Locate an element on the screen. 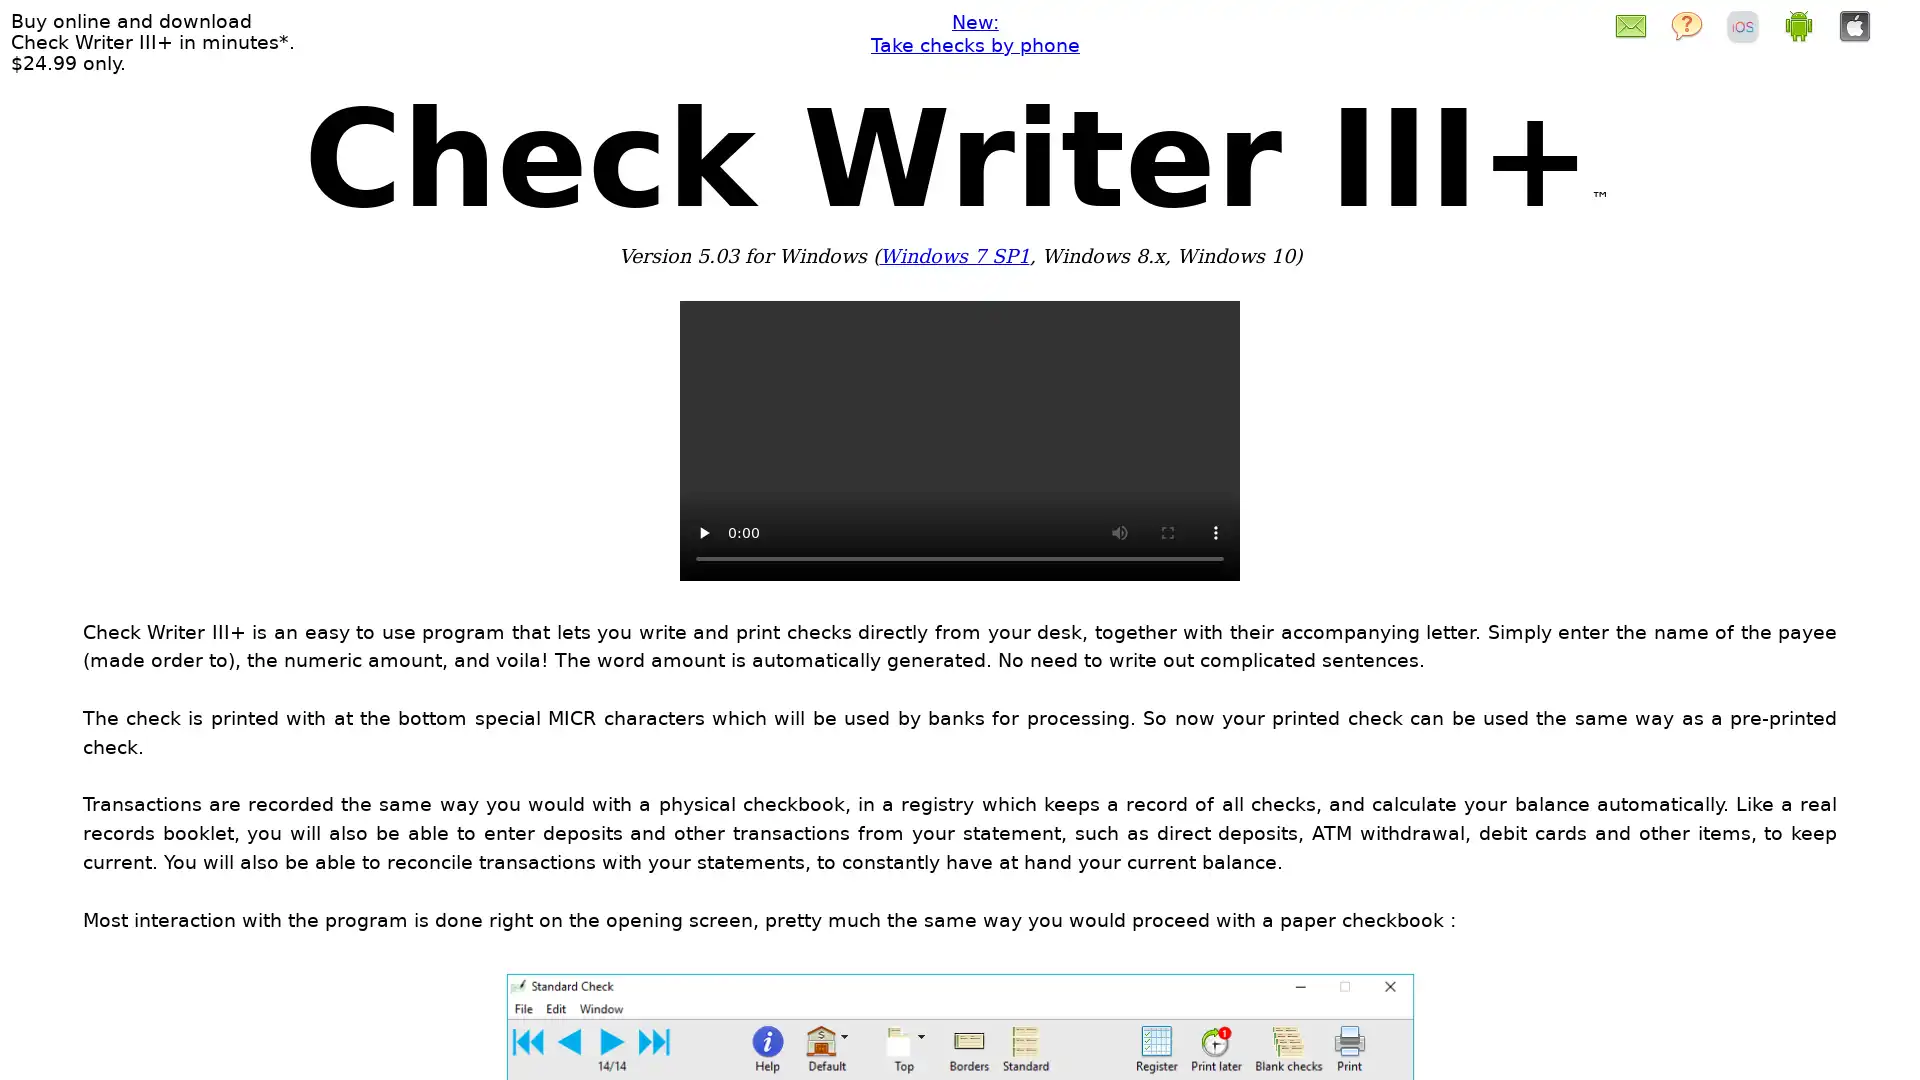 The image size is (1920, 1080). enter full screen is located at coordinates (1167, 531).